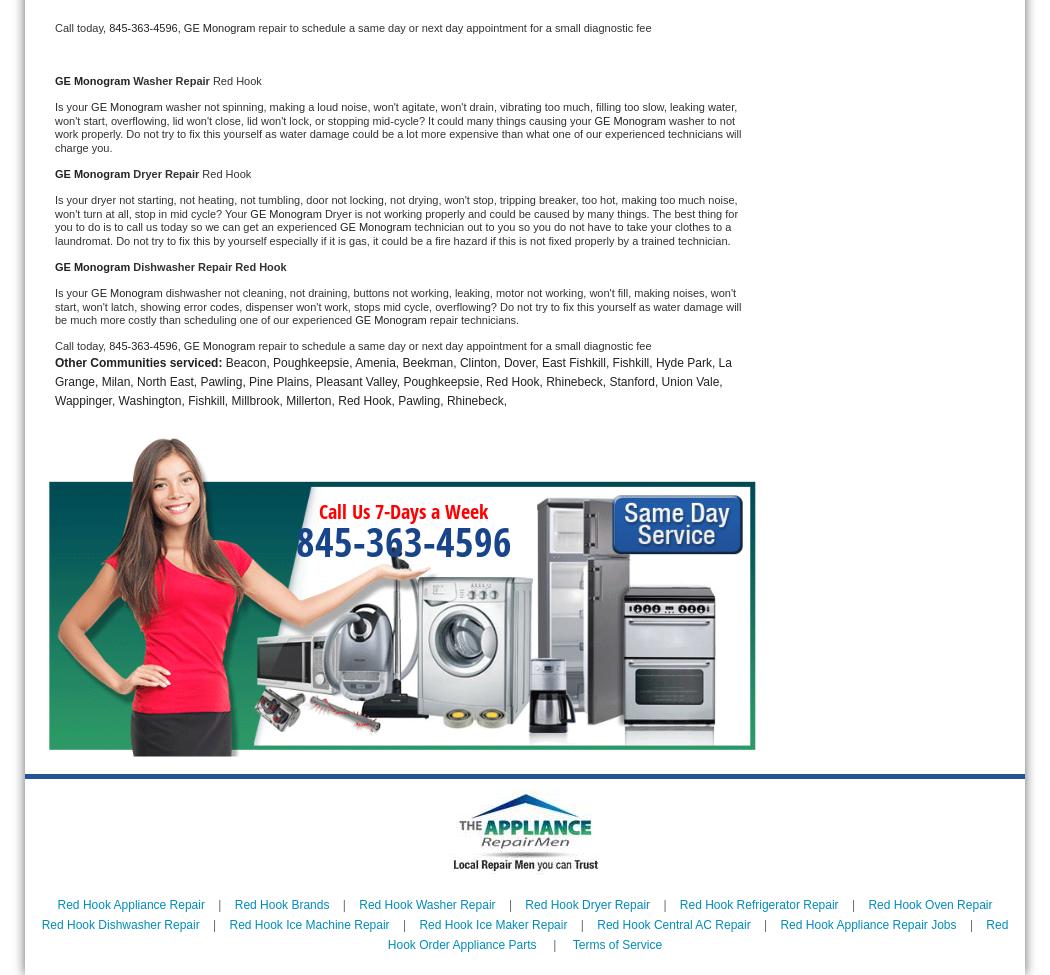 The height and width of the screenshot is (975, 1050). What do you see at coordinates (428, 318) in the screenshot?
I see `'repair technicians.'` at bounding box center [428, 318].